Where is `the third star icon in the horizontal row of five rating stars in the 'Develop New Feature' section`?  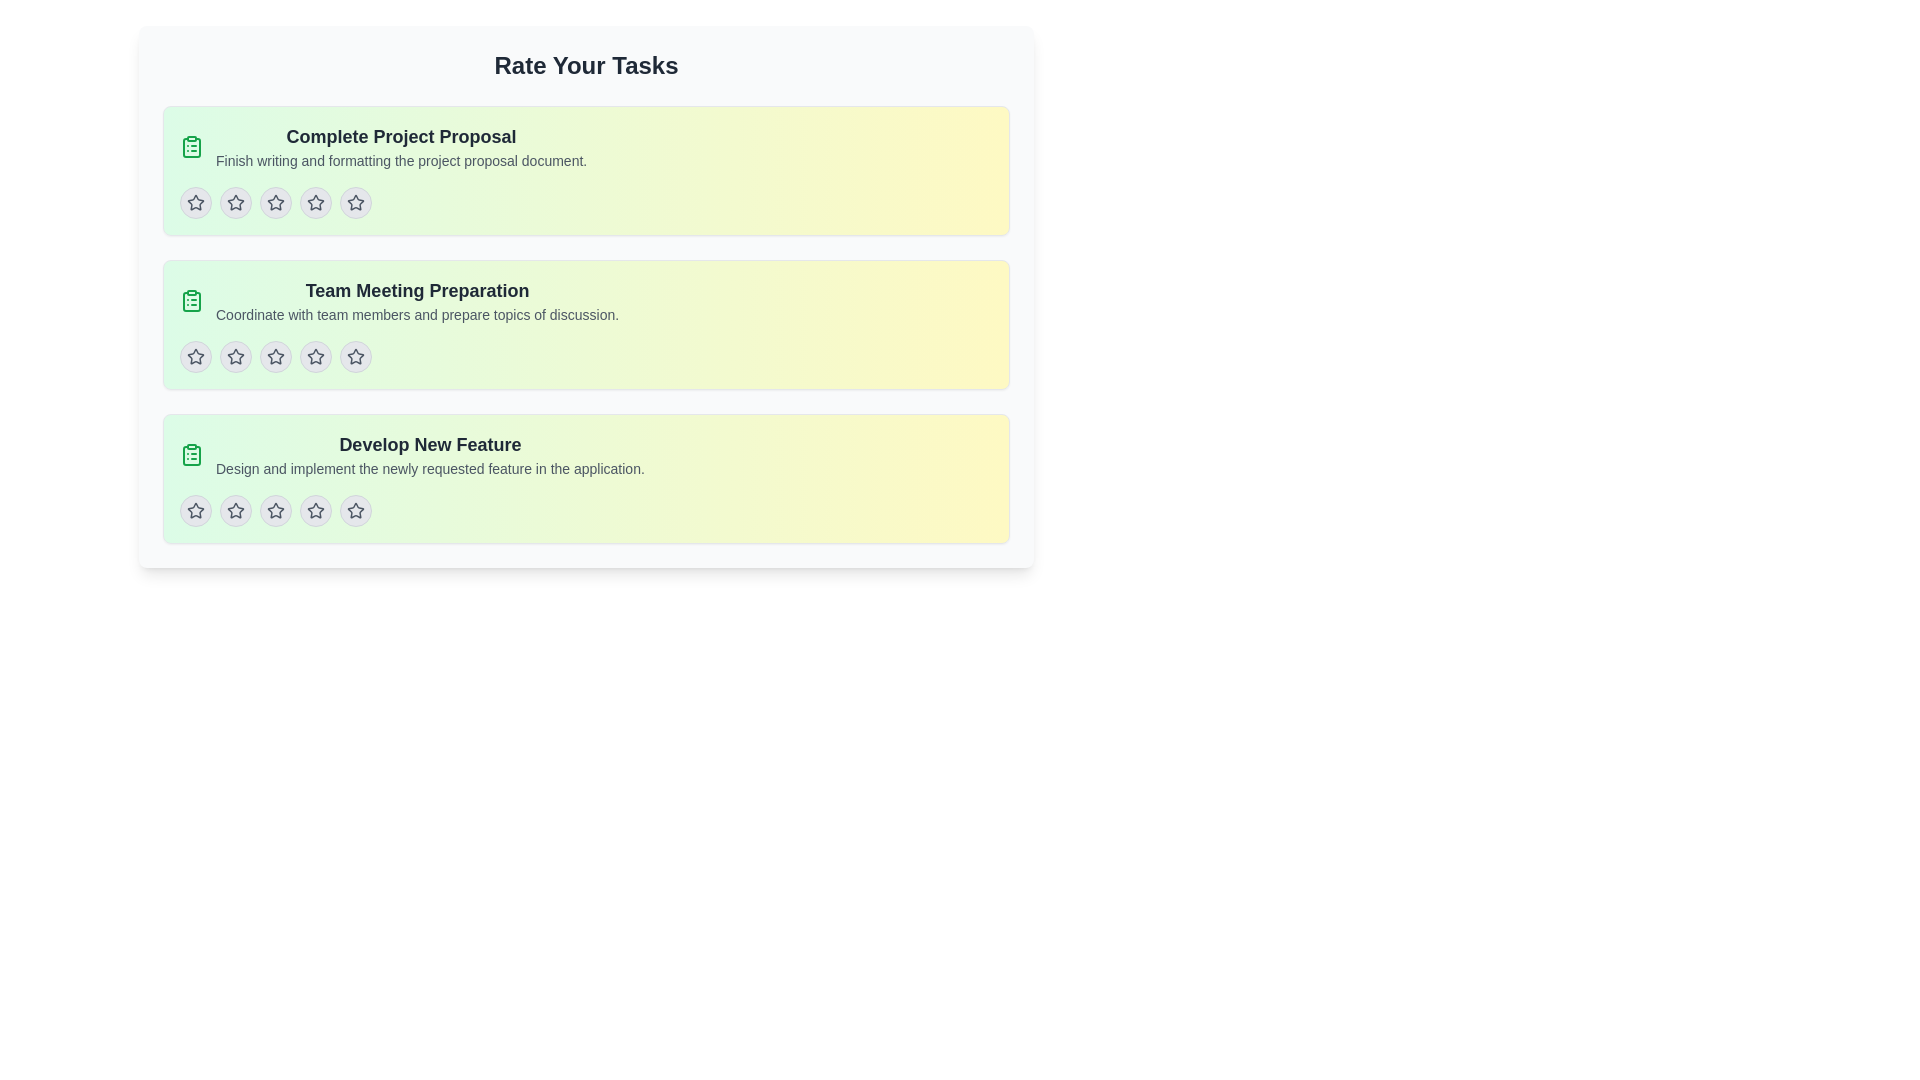 the third star icon in the horizontal row of five rating stars in the 'Develop New Feature' section is located at coordinates (315, 509).